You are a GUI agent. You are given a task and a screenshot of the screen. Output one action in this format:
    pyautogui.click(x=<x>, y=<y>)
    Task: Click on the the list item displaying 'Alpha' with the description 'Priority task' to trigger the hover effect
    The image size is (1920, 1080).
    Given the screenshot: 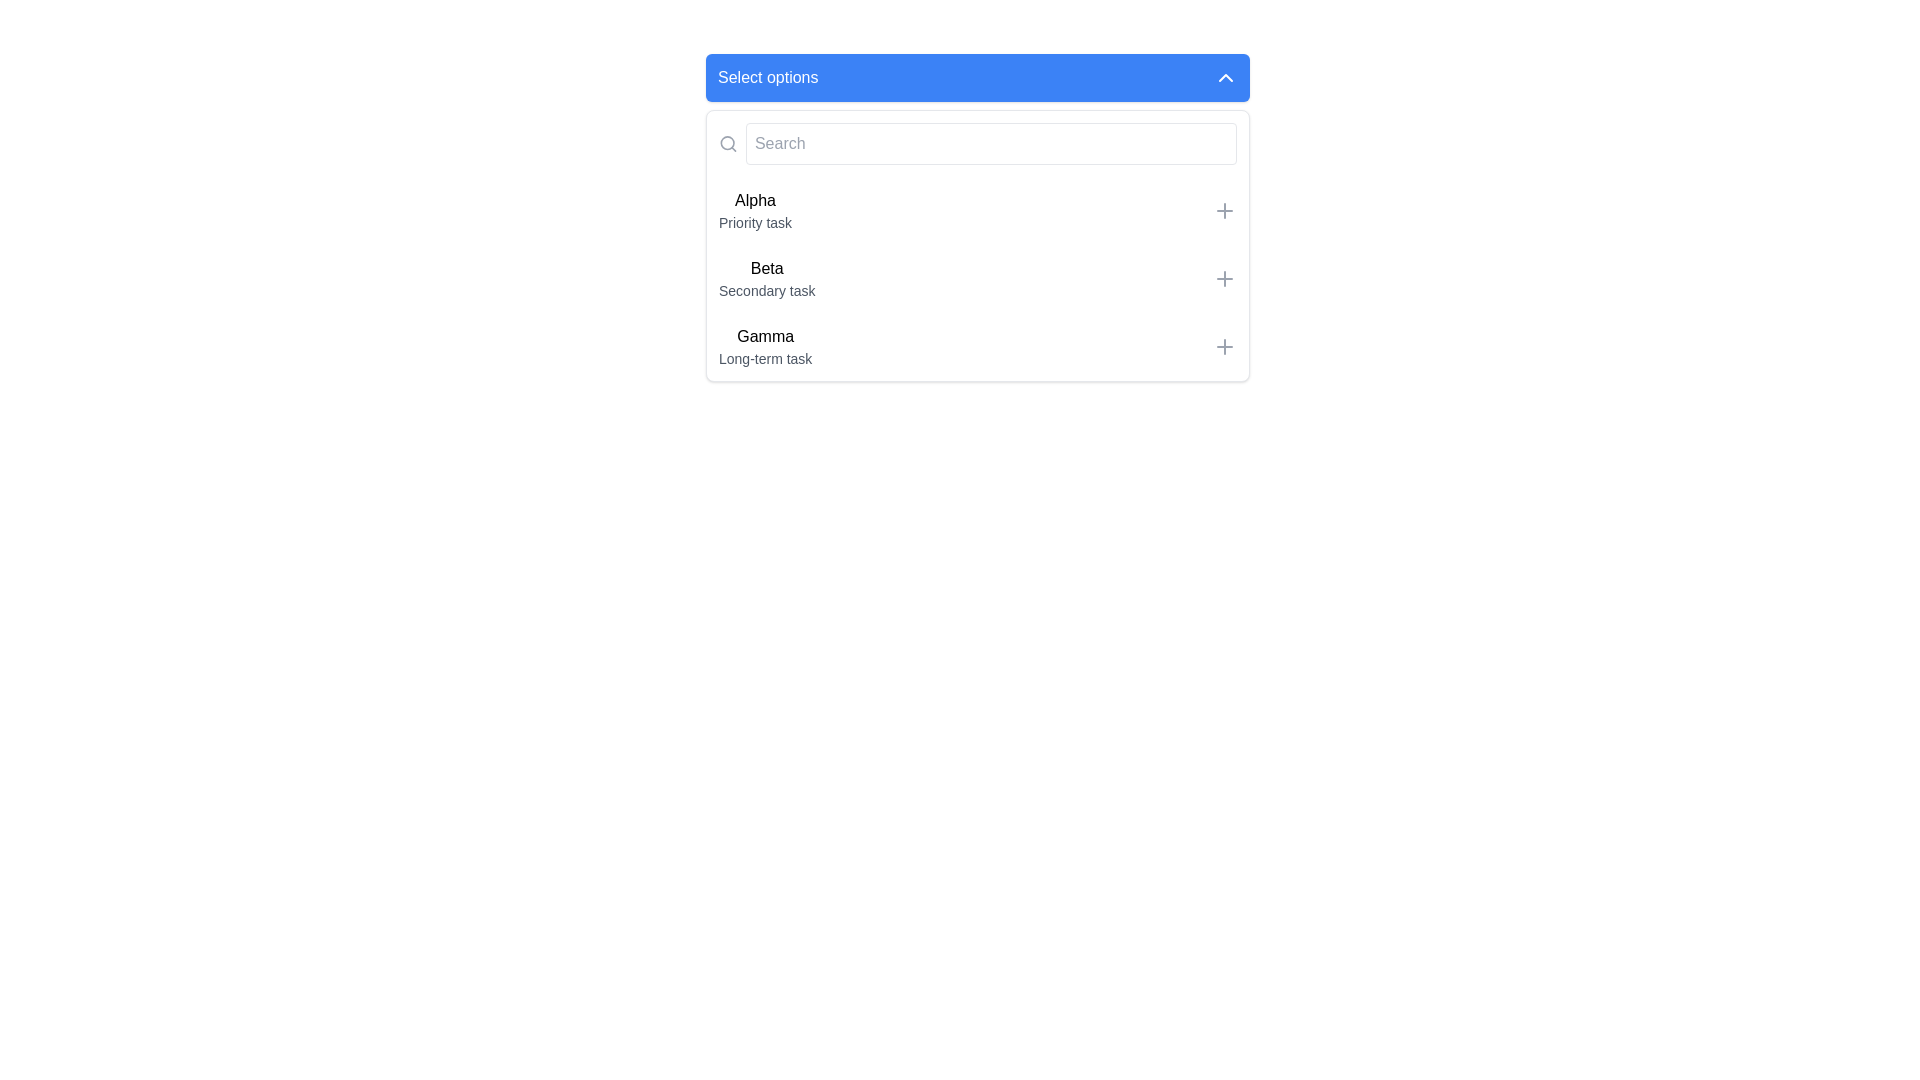 What is the action you would take?
    pyautogui.click(x=754, y=211)
    